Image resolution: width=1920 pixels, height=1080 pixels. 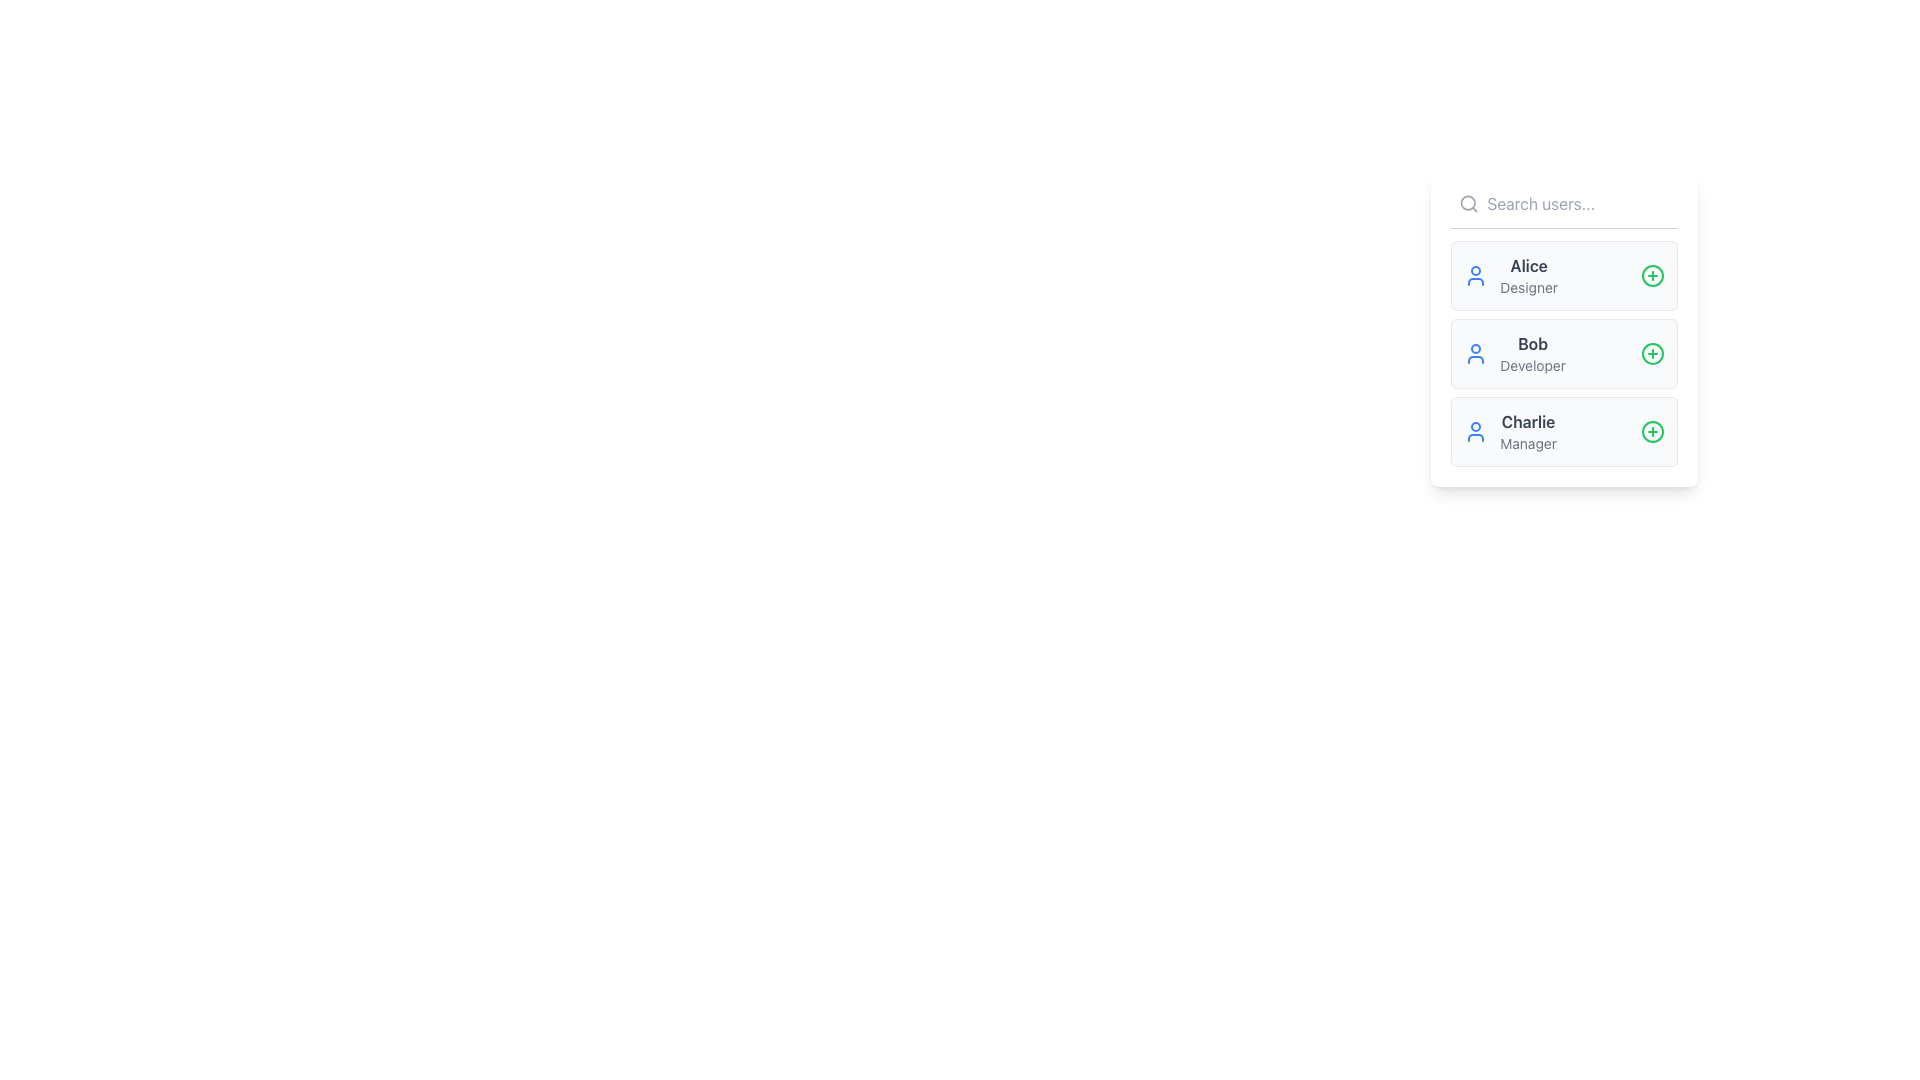 I want to click on the action button associated with the user 'Alice' to receive feedback, so click(x=1652, y=276).